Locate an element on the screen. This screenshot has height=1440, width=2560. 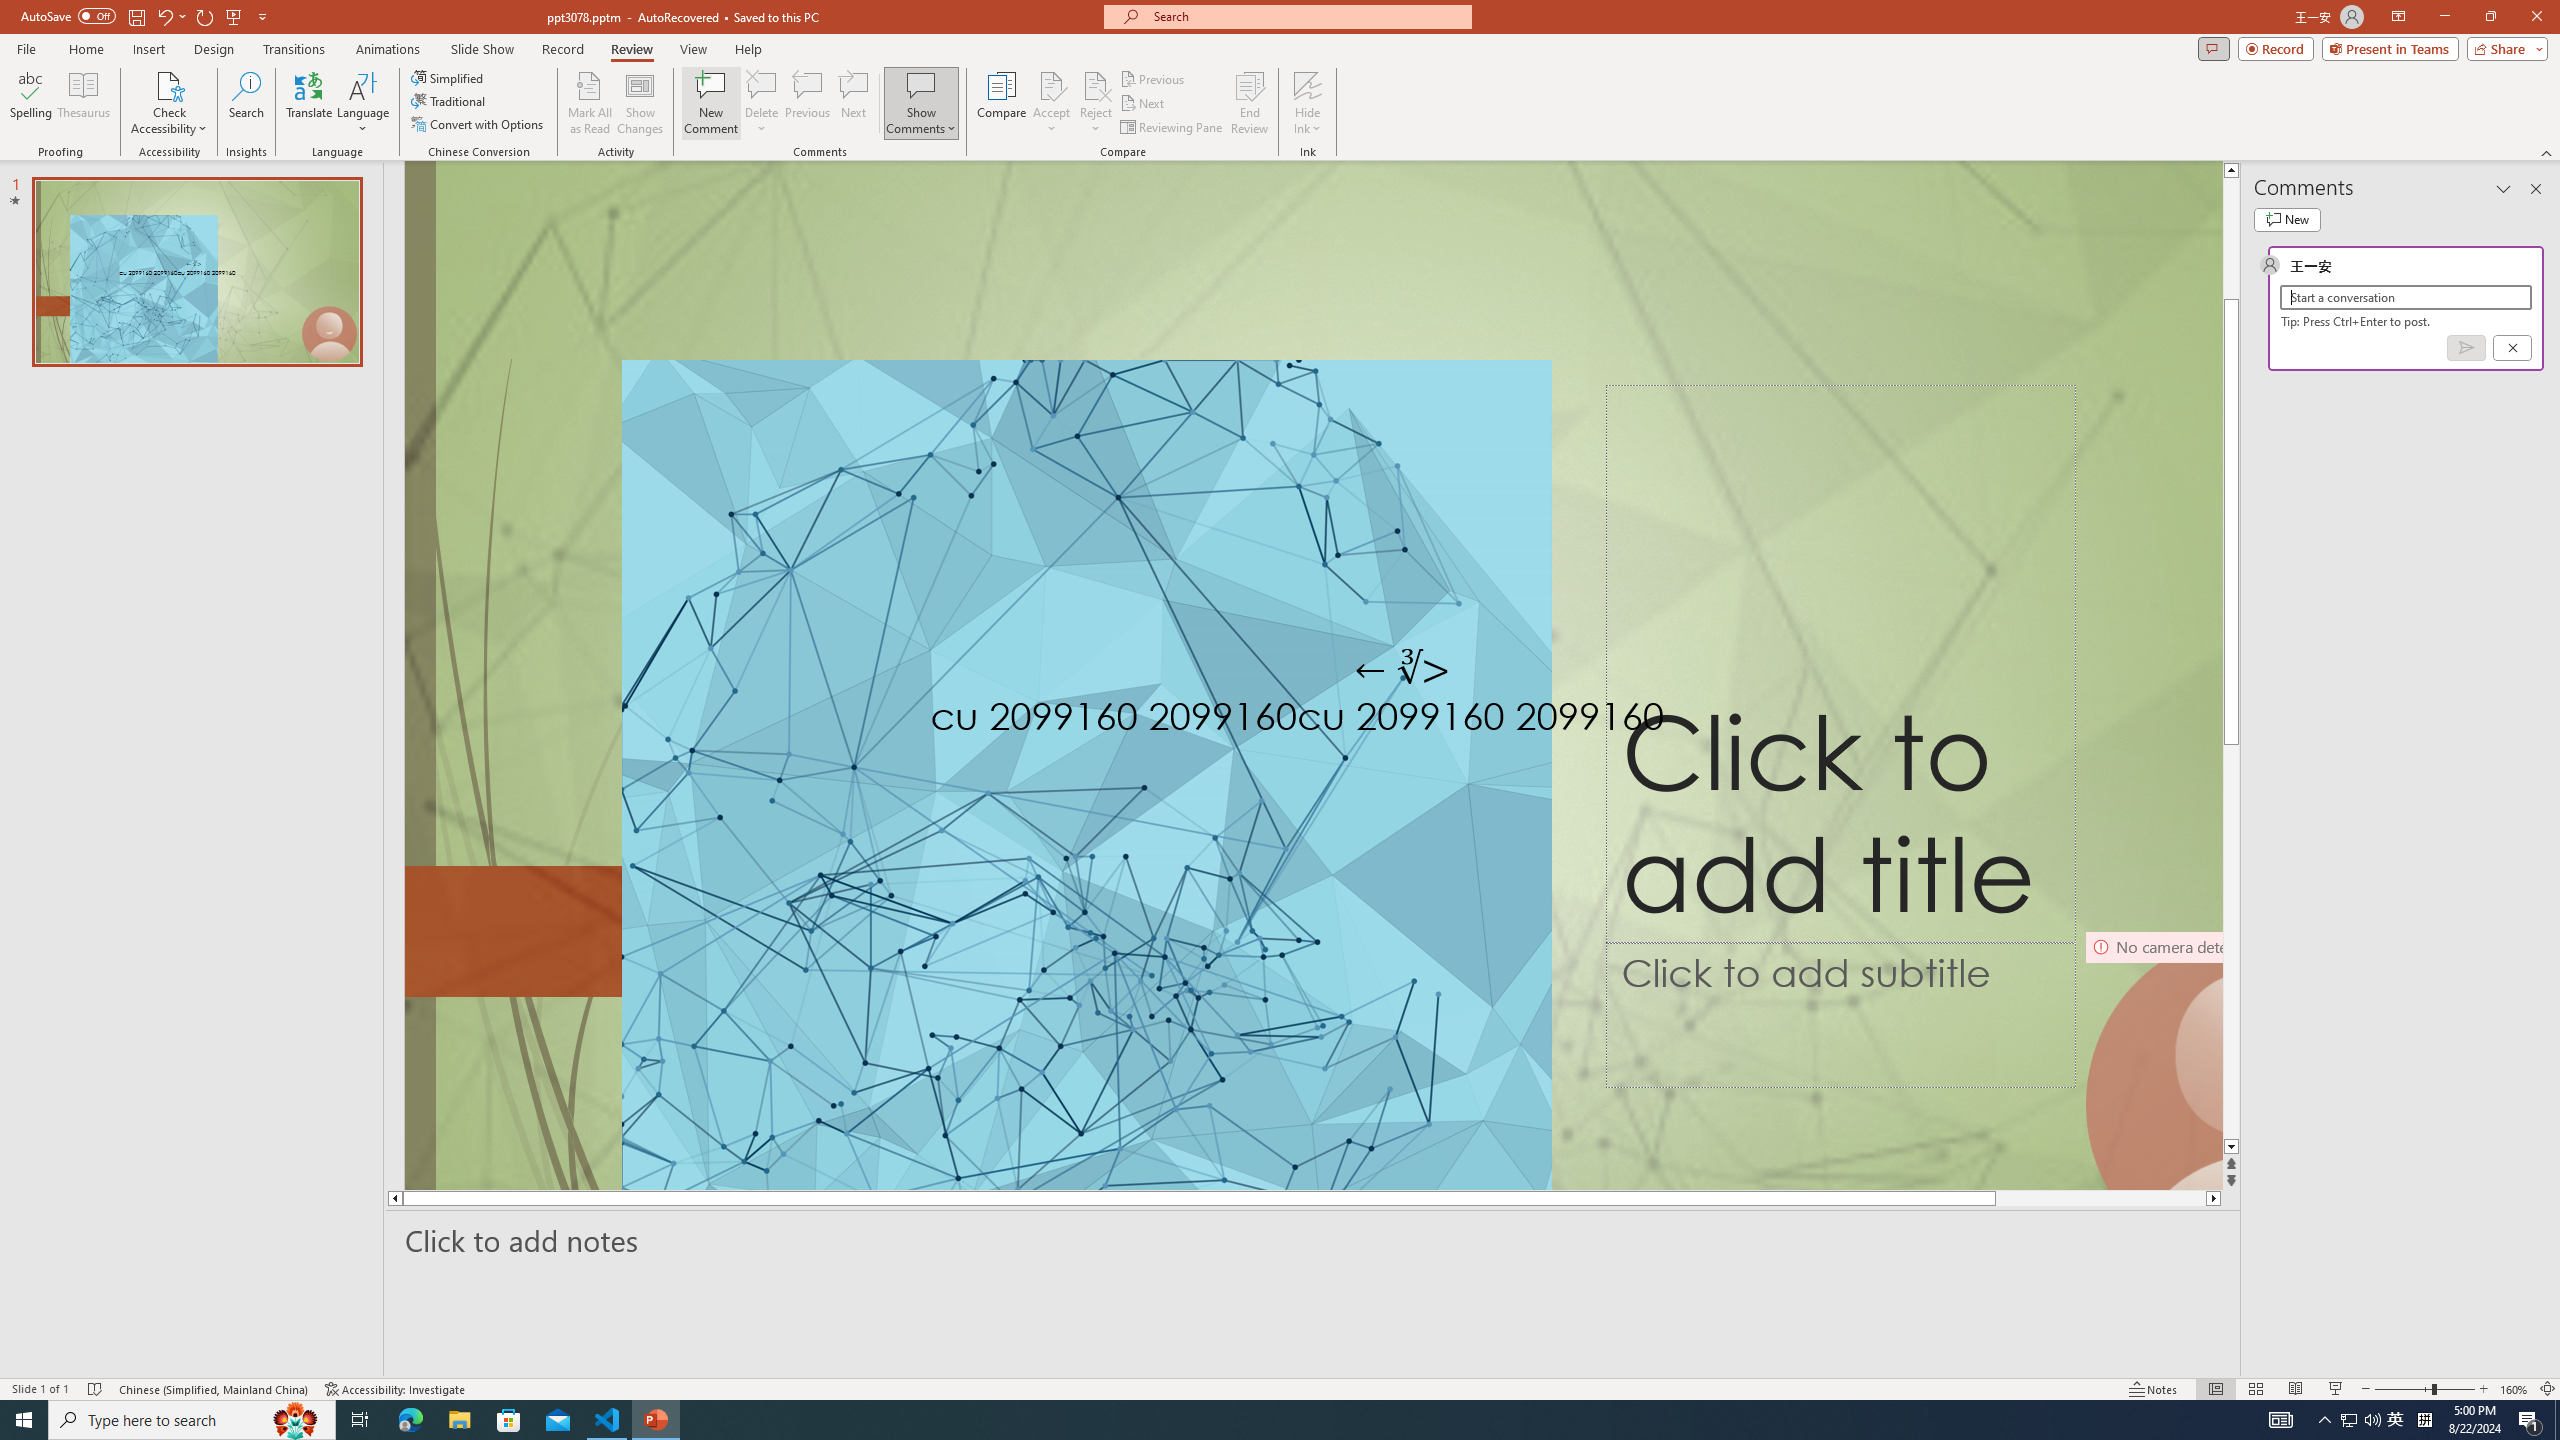
'Cancel' is located at coordinates (2511, 348).